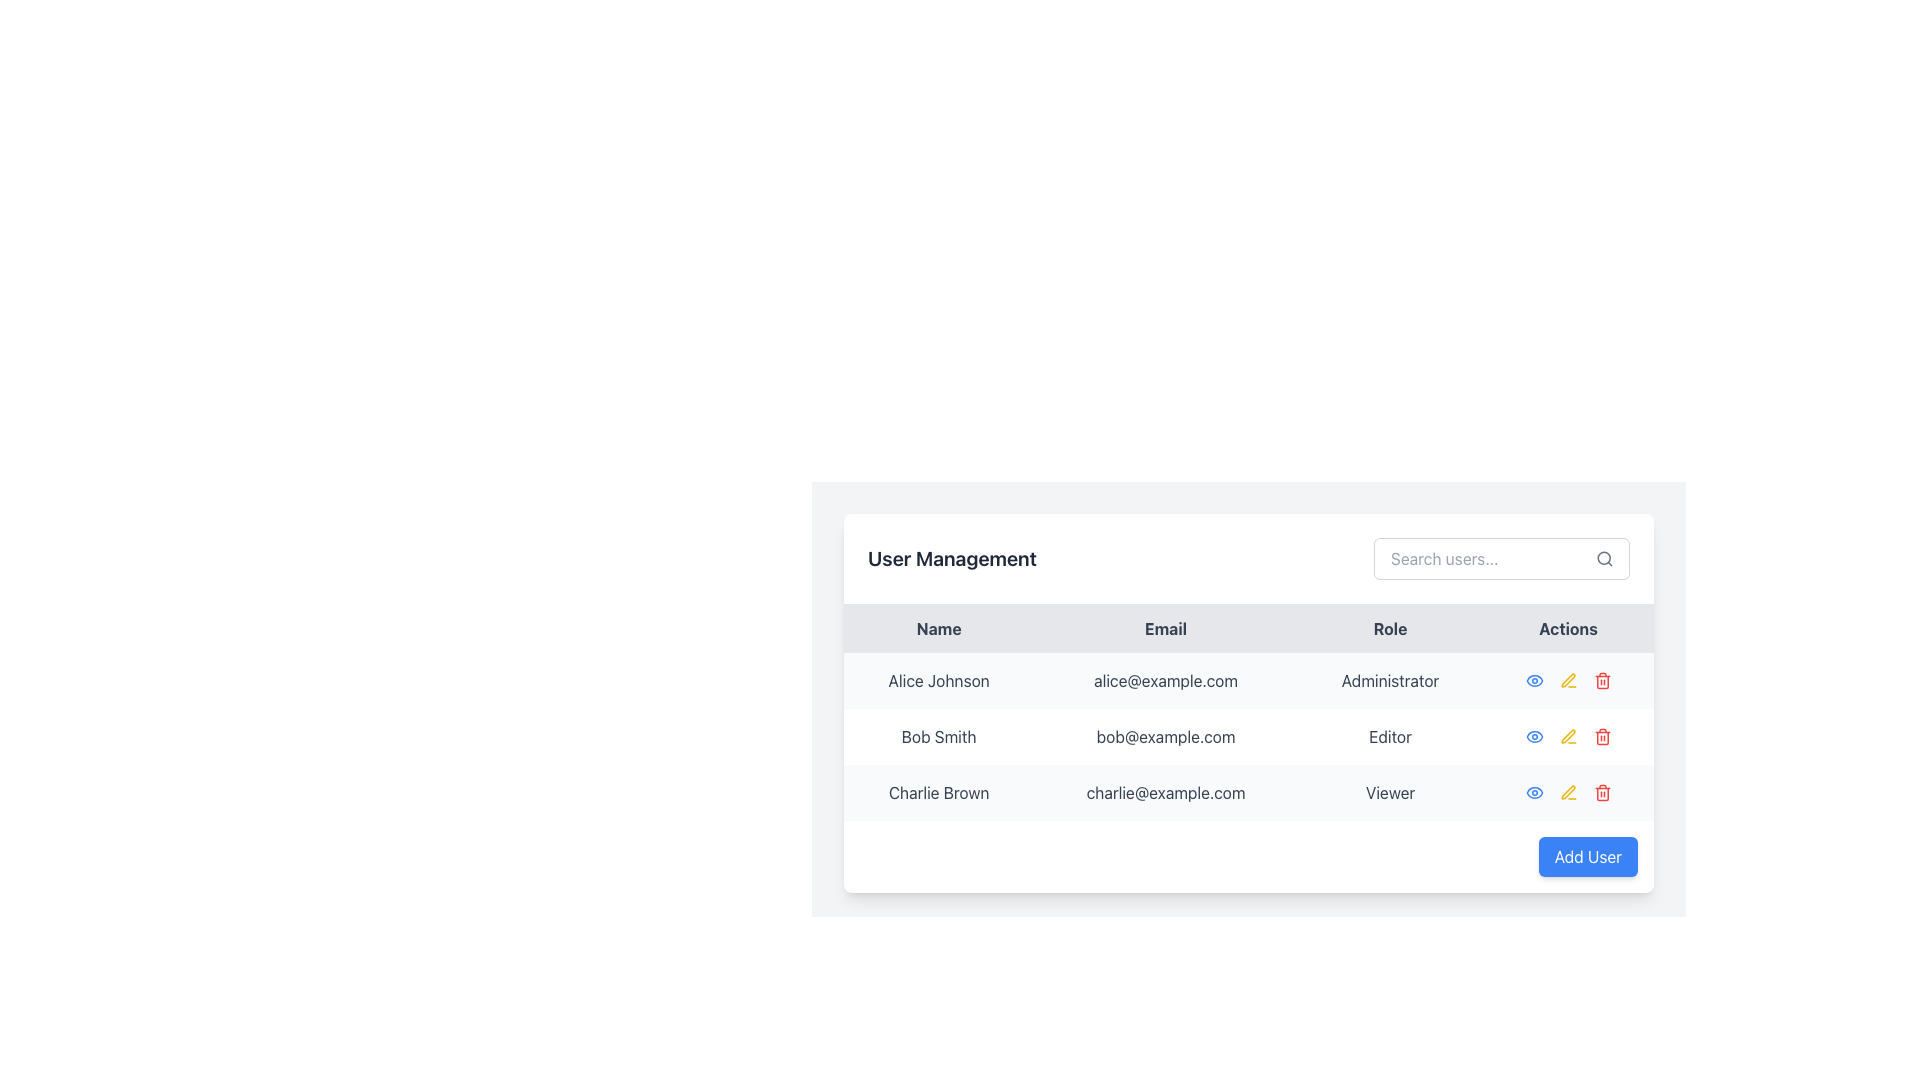 The height and width of the screenshot is (1080, 1920). Describe the element at coordinates (1604, 559) in the screenshot. I see `the magnifying glass icon located at the top-right corner inside the search input field to initiate a search` at that location.